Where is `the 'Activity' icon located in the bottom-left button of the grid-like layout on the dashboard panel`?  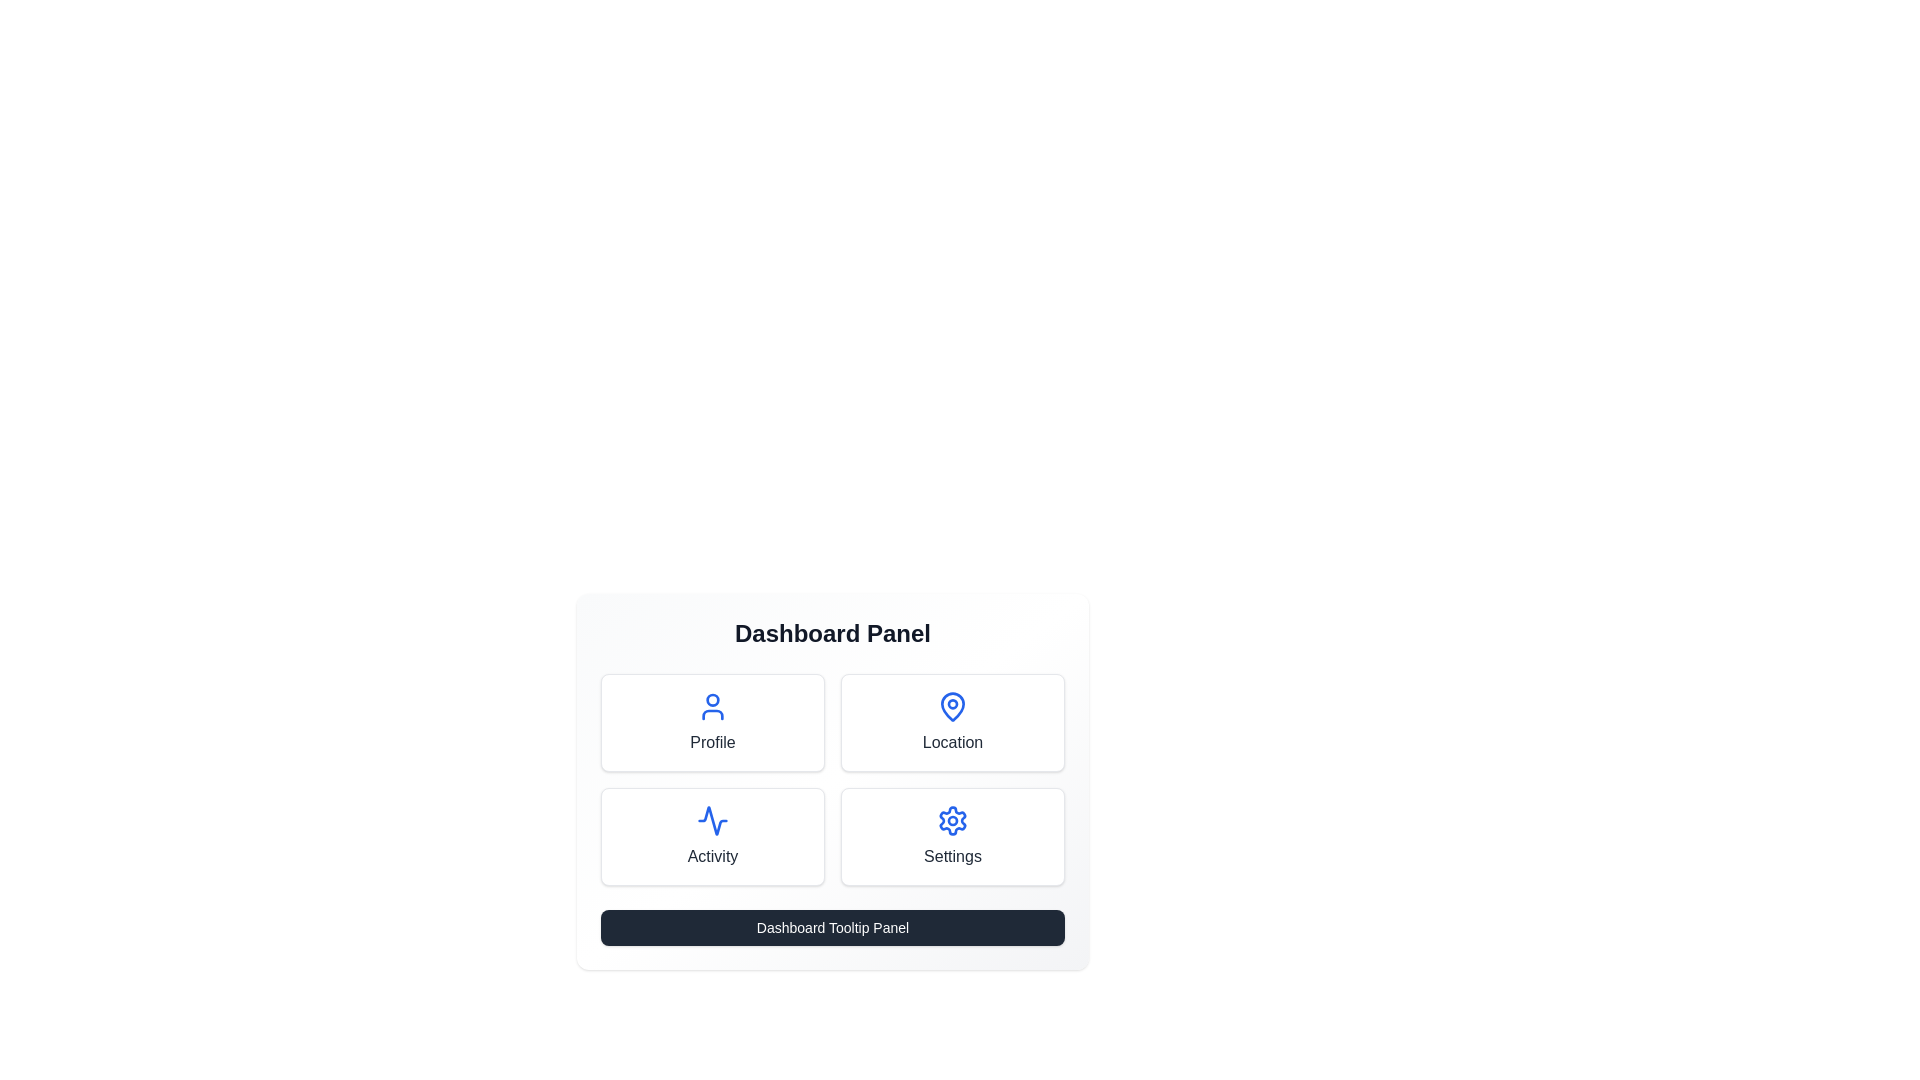
the 'Activity' icon located in the bottom-left button of the grid-like layout on the dashboard panel is located at coordinates (713, 821).